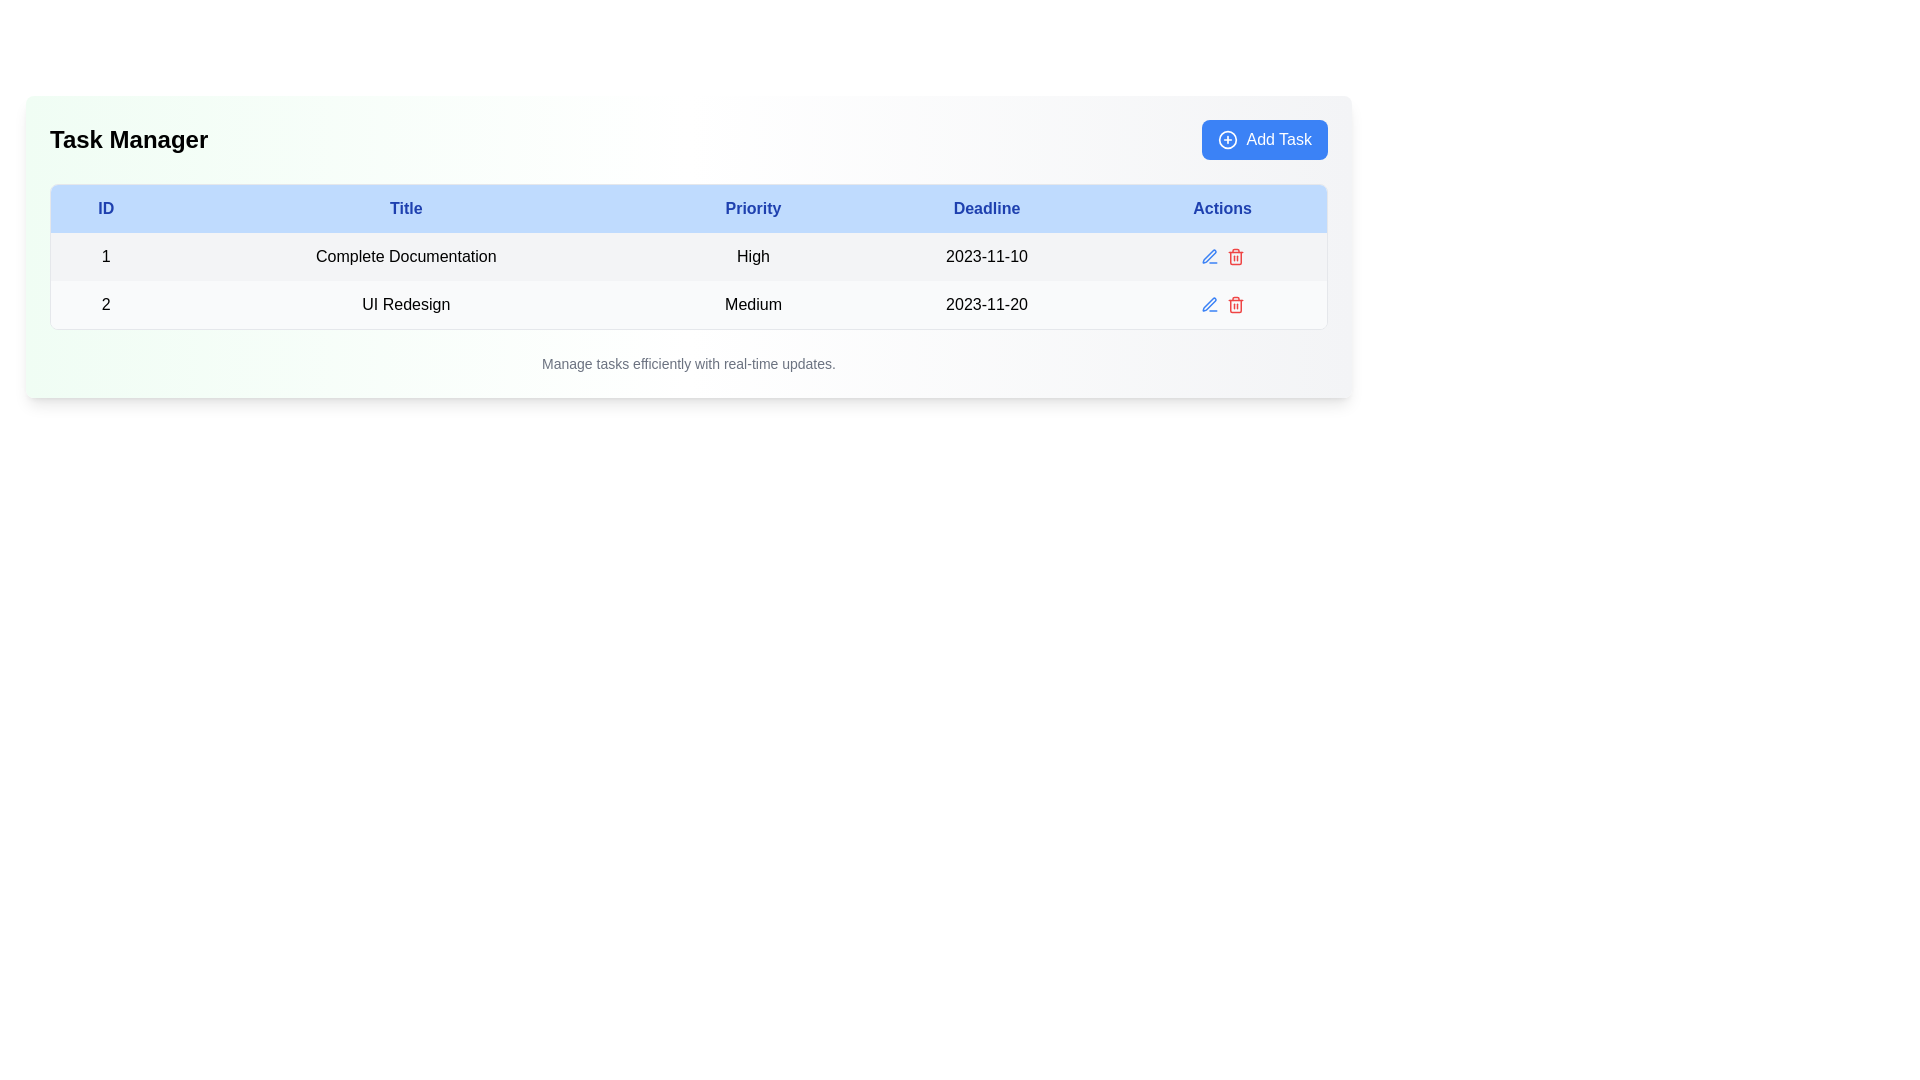 This screenshot has height=1080, width=1920. I want to click on the text label displaying the title of a task or item, located in the second column of the first row of the table, between the 'ID' and 'Priority' columns, so click(405, 256).